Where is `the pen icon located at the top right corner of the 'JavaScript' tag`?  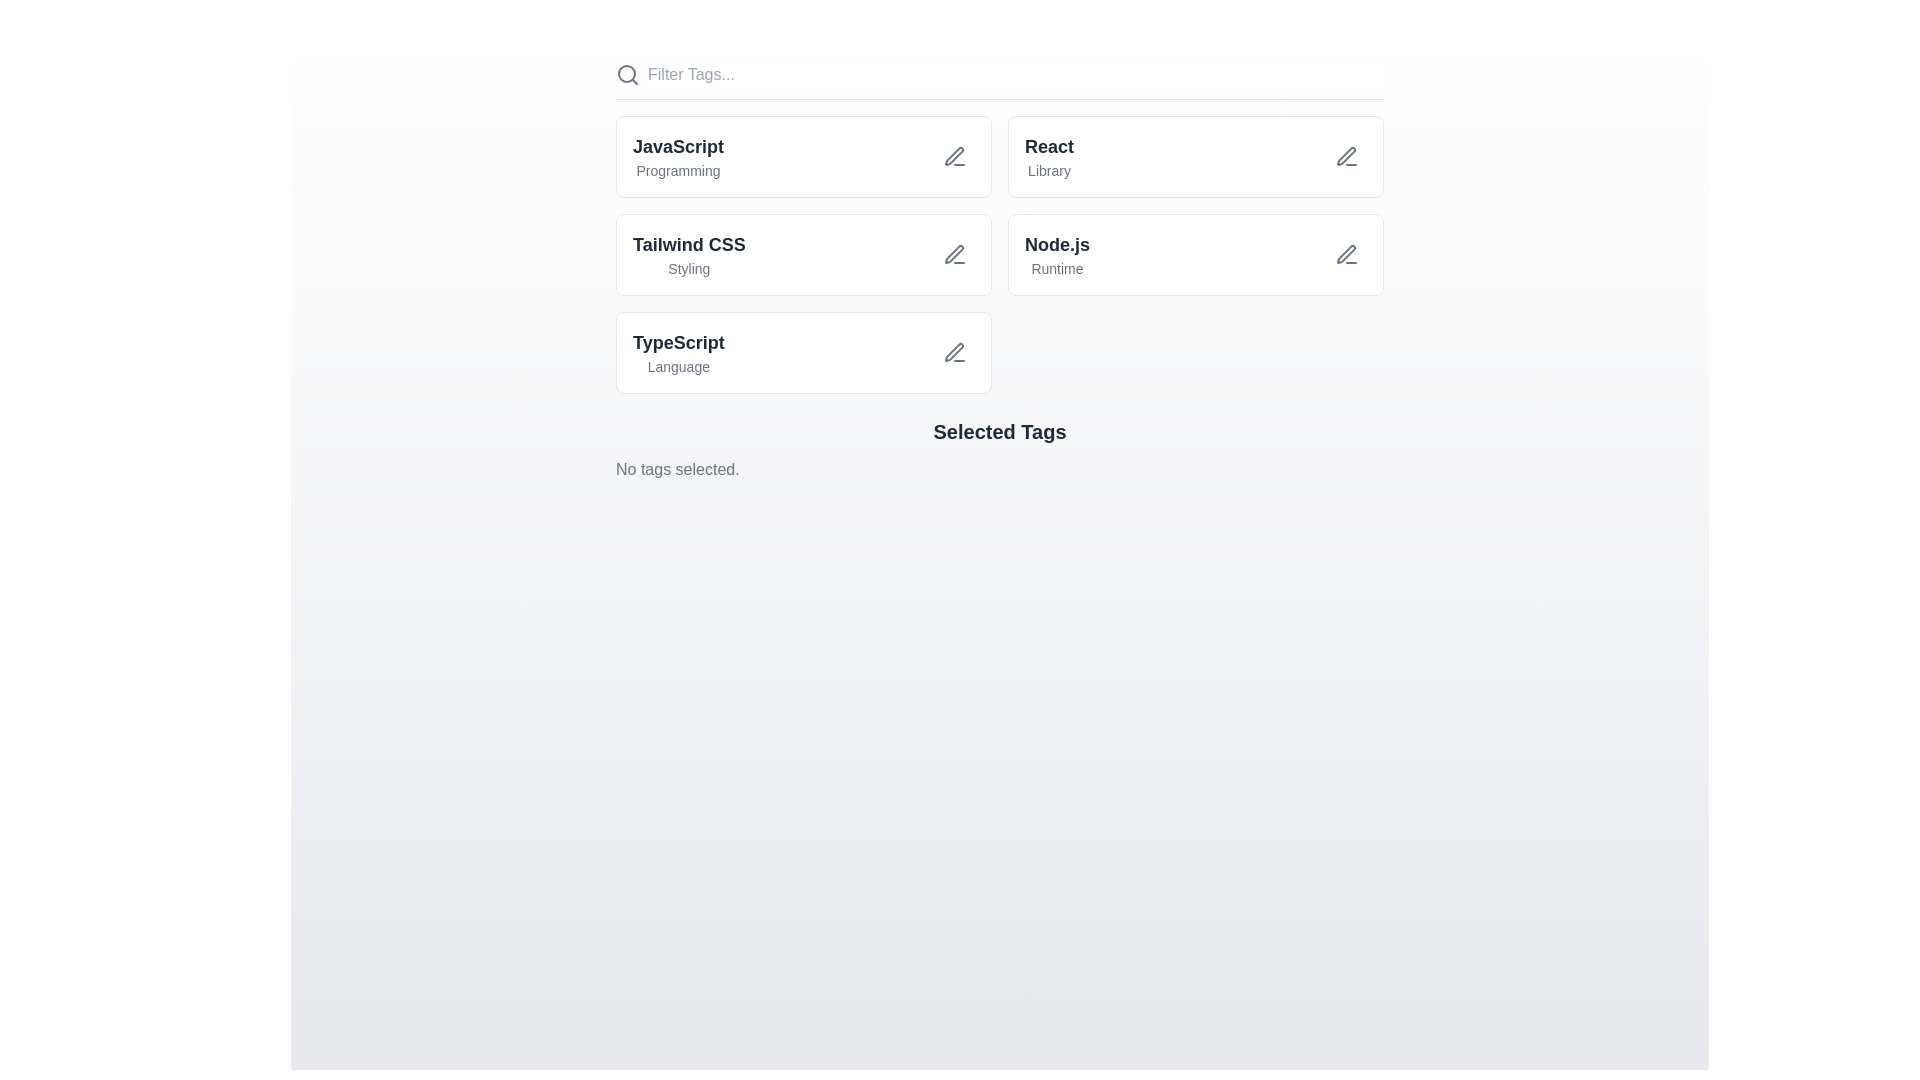
the pen icon located at the top right corner of the 'JavaScript' tag is located at coordinates (954, 156).